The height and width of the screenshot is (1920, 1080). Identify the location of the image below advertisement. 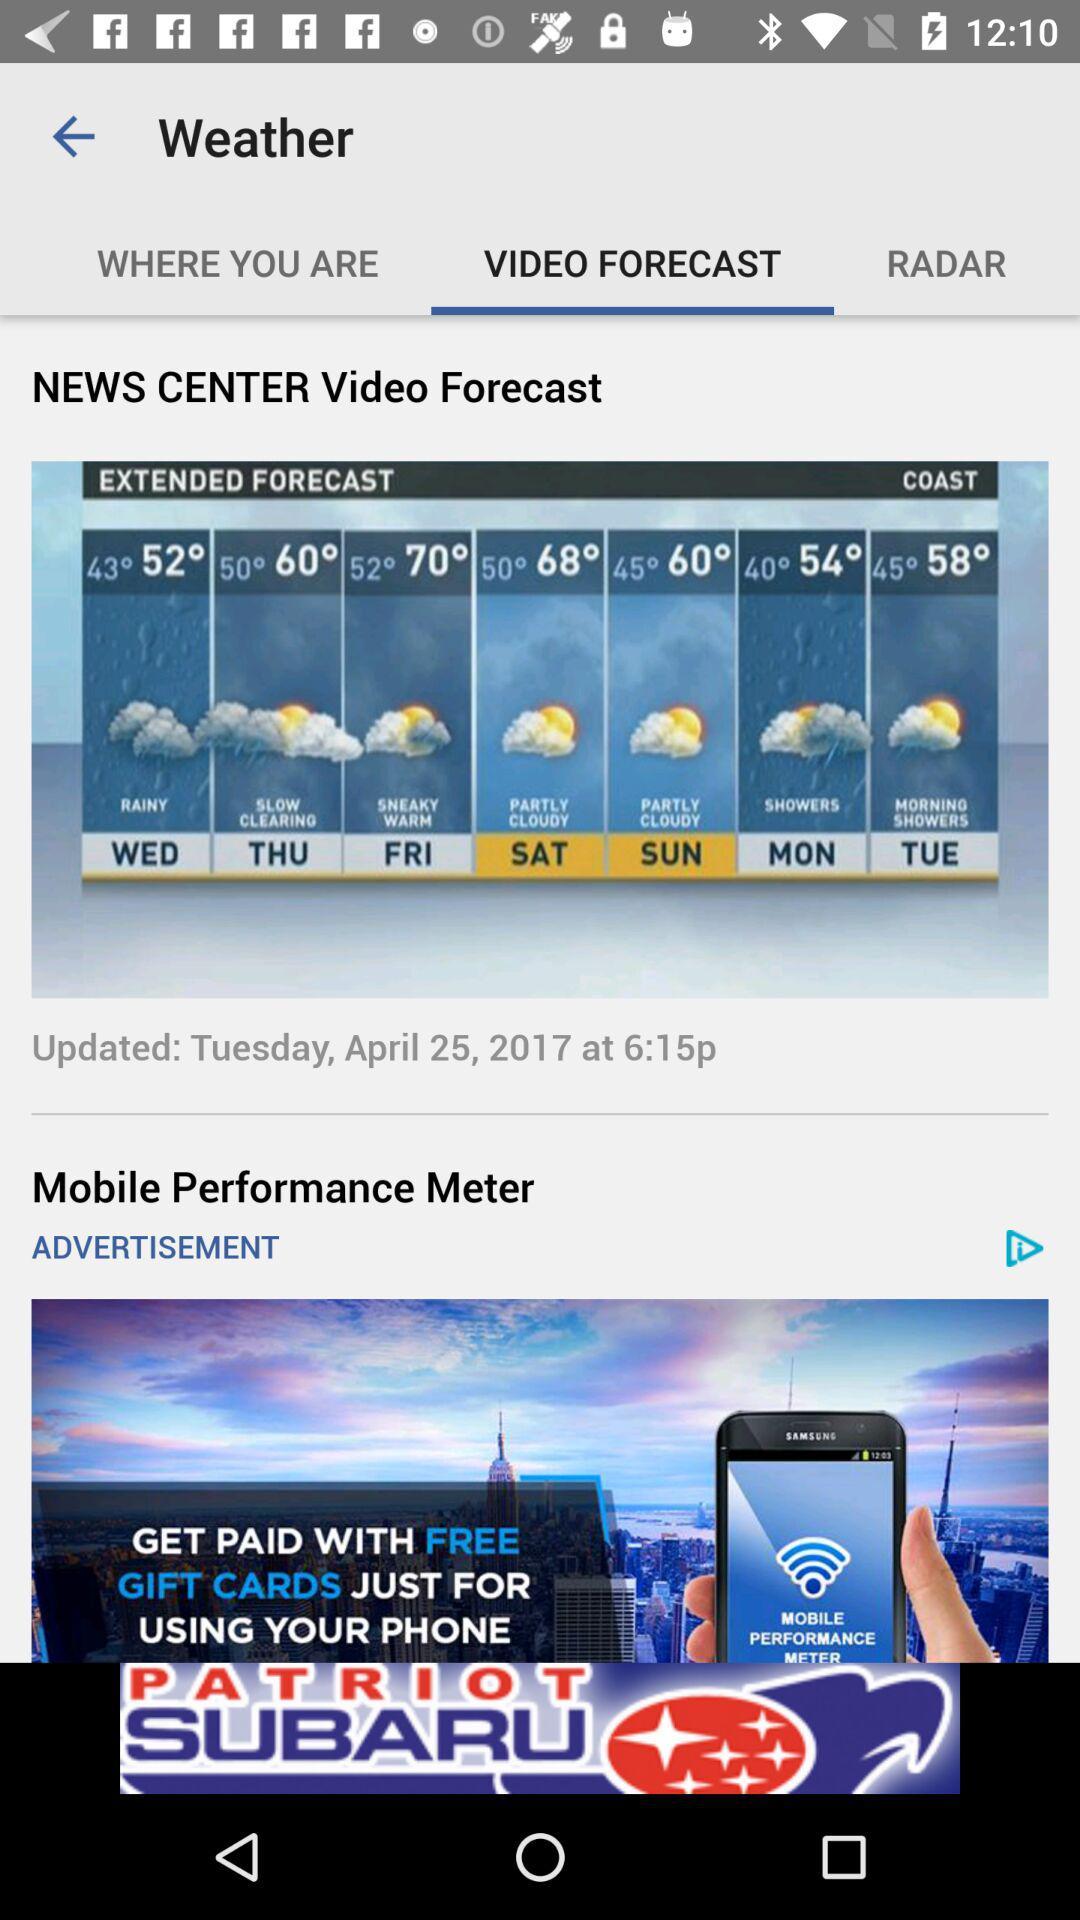
(540, 1481).